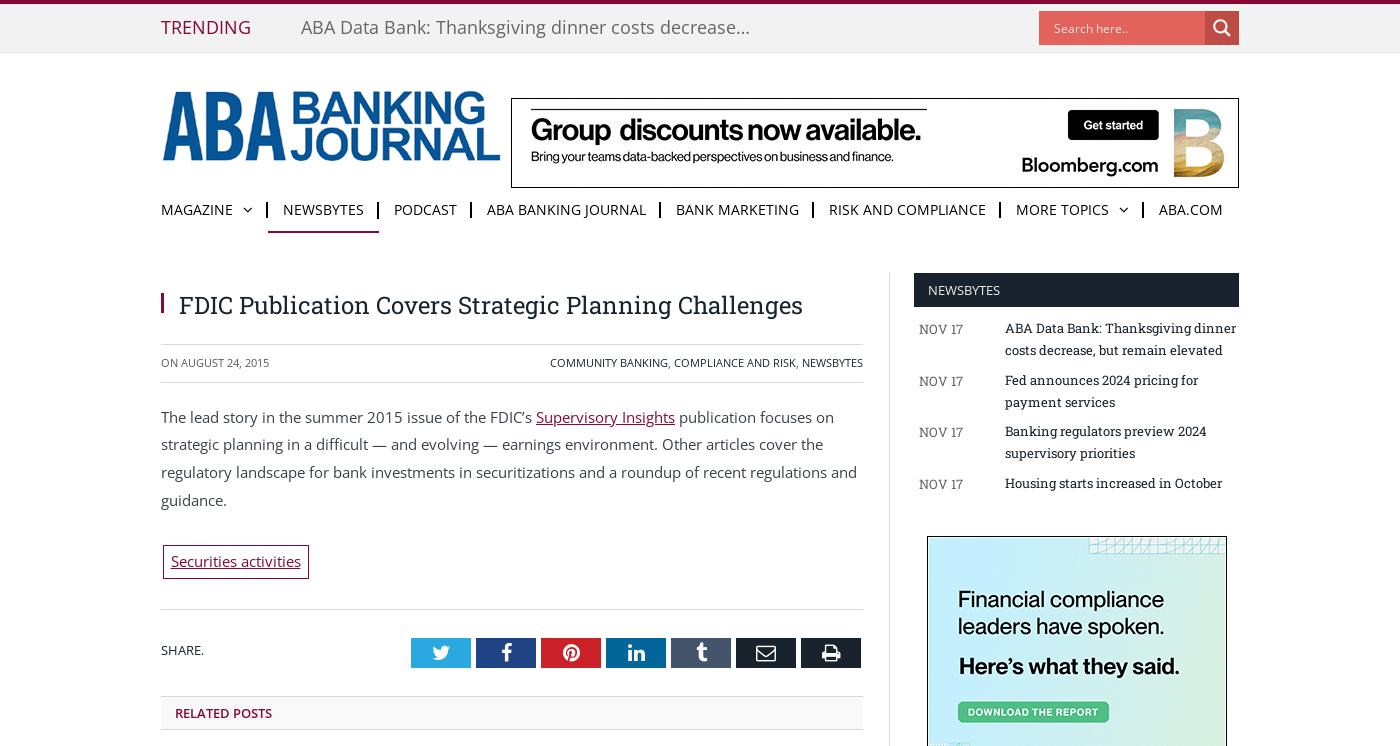  What do you see at coordinates (348, 414) in the screenshot?
I see `'The lead story in the summer 2015 issue of the FDIC’s'` at bounding box center [348, 414].